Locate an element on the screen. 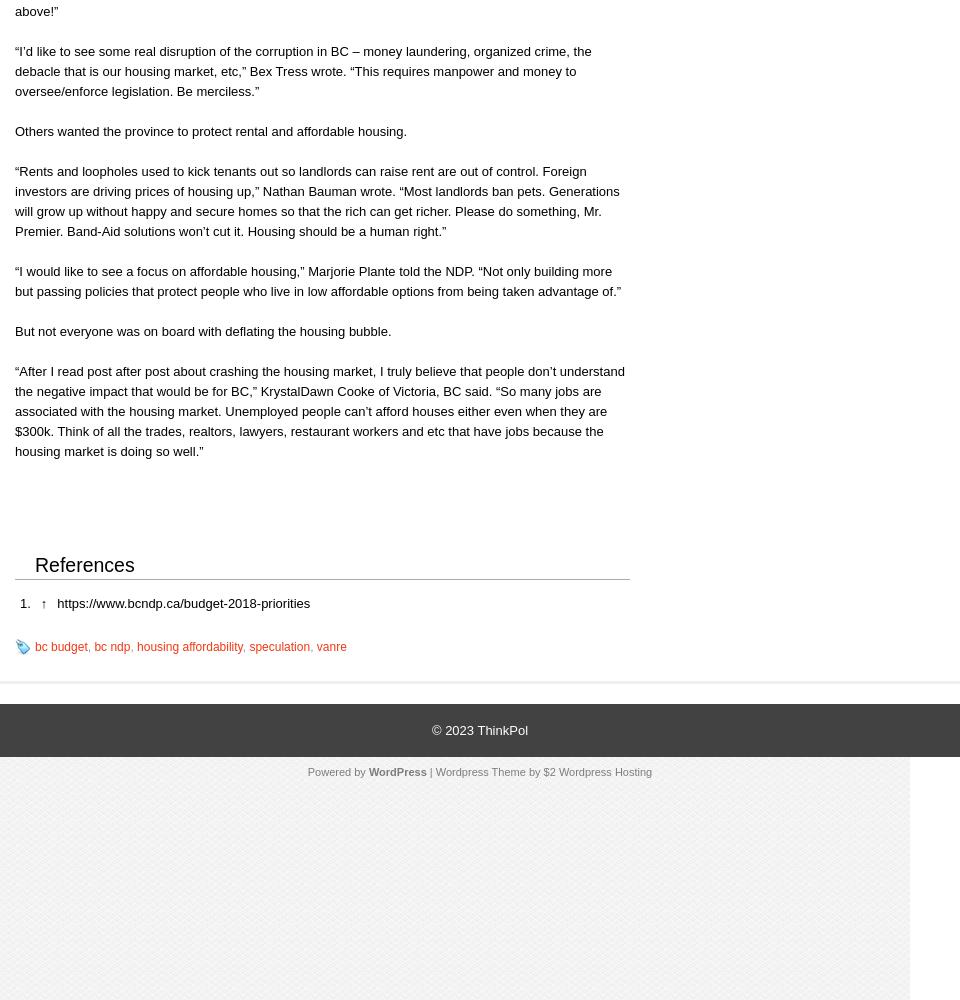 The height and width of the screenshot is (1000, 960). '| Wordpress Theme by' is located at coordinates (483, 772).